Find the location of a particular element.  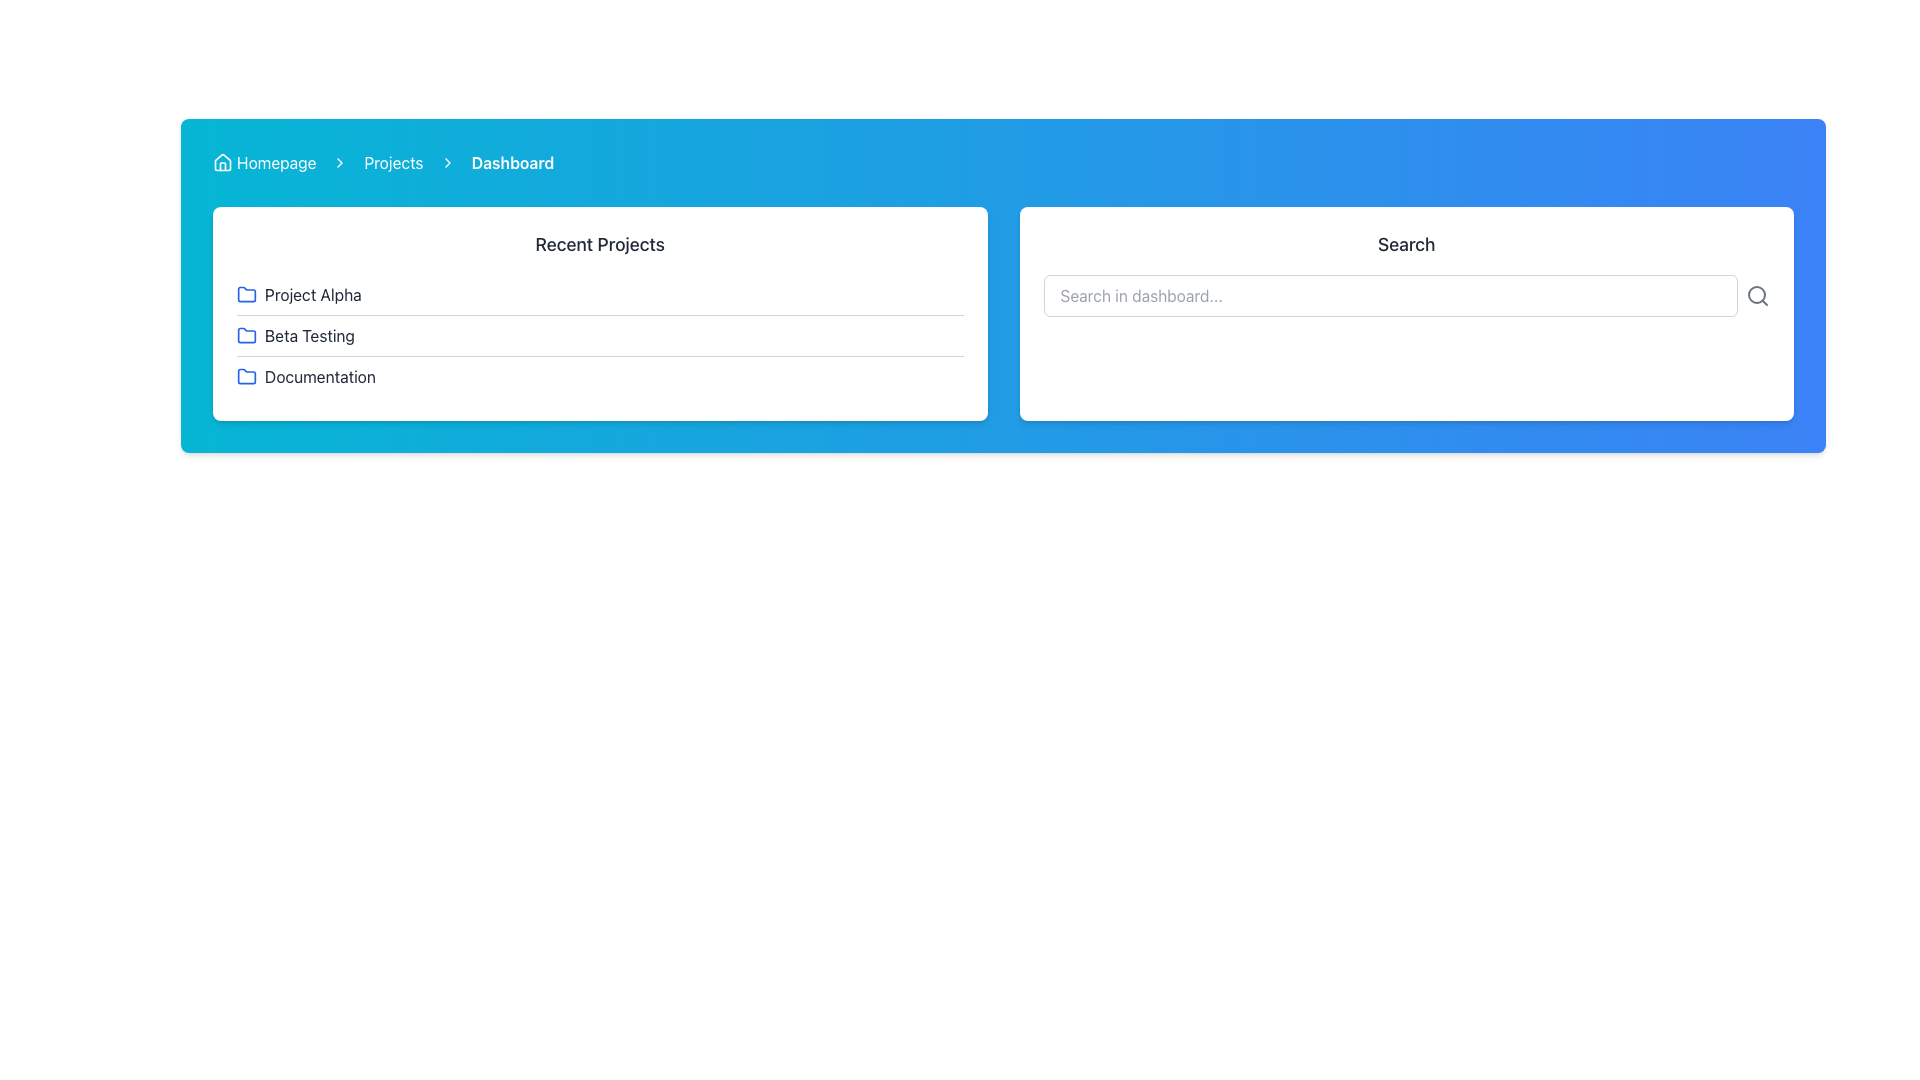

the 'Homepage' link in the breadcrumb navigation is located at coordinates (263, 161).